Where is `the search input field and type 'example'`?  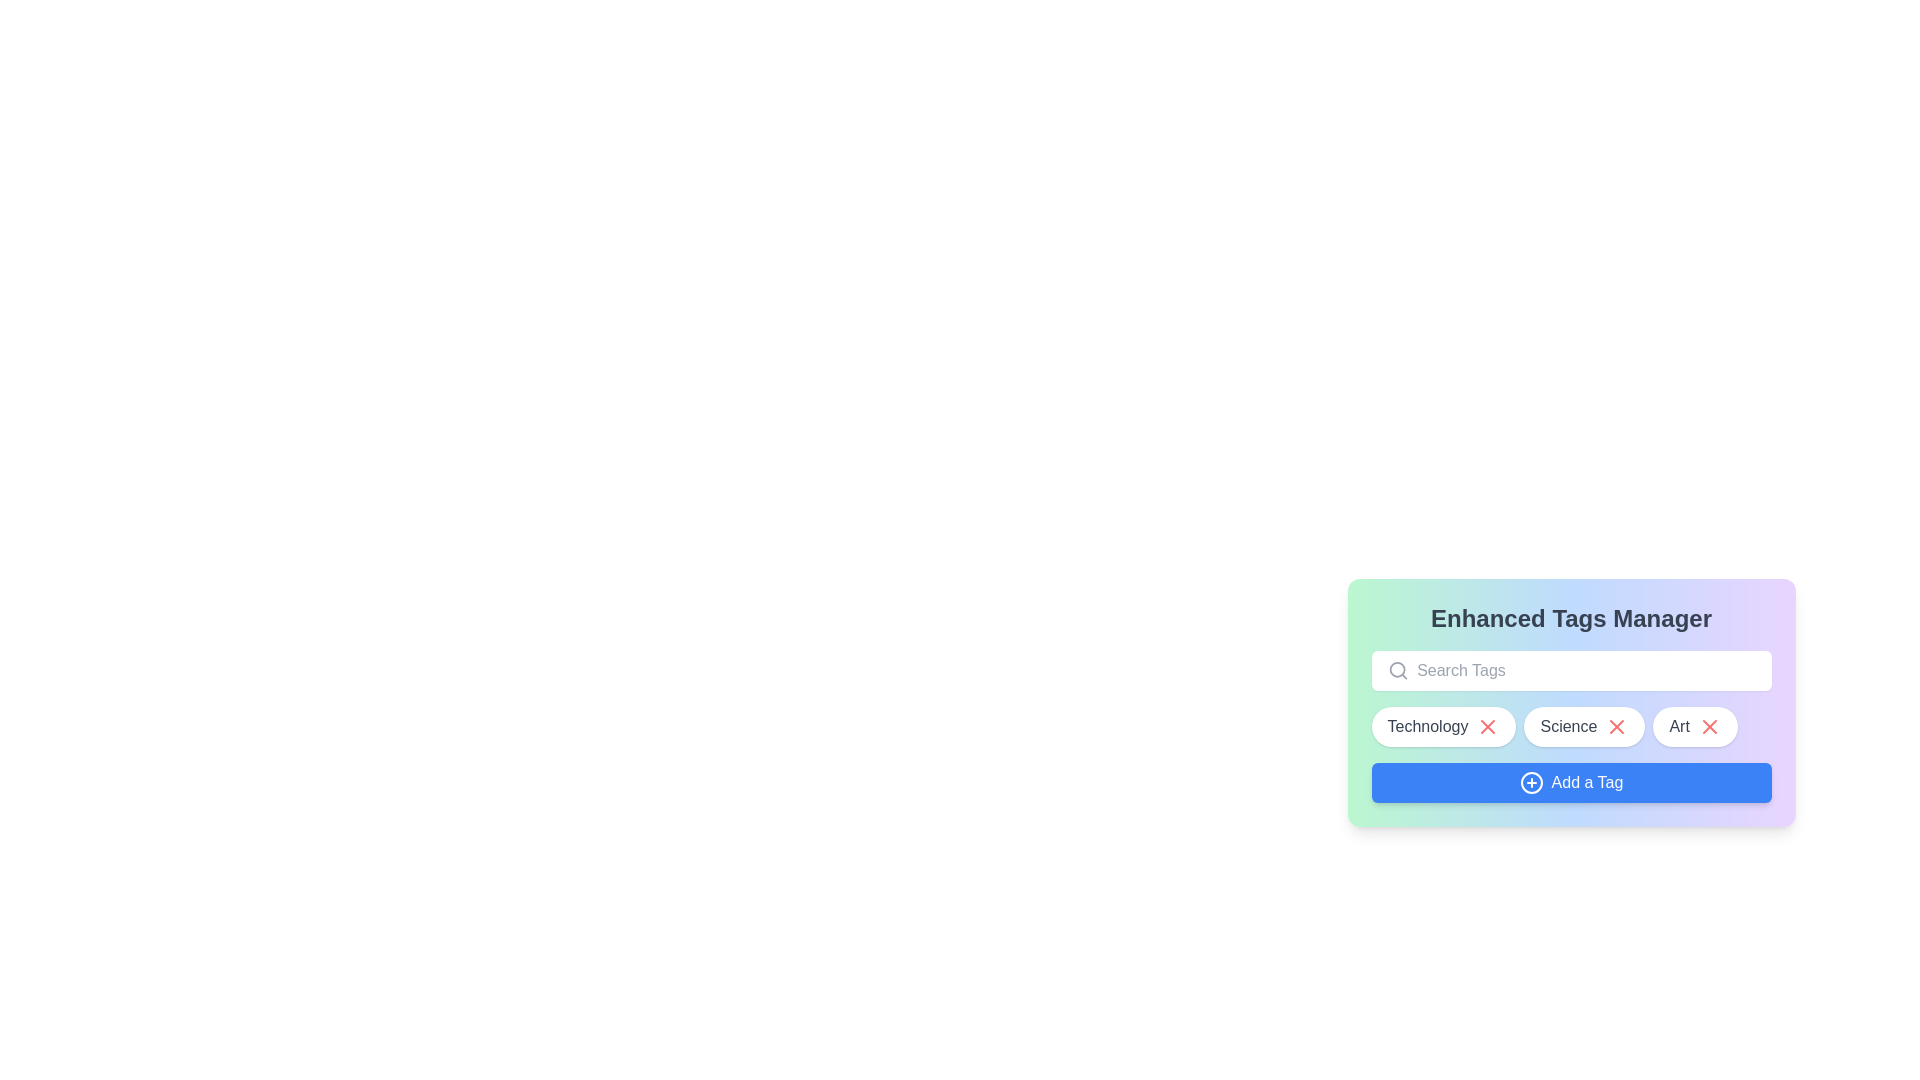
the search input field and type 'example' is located at coordinates (1588, 671).